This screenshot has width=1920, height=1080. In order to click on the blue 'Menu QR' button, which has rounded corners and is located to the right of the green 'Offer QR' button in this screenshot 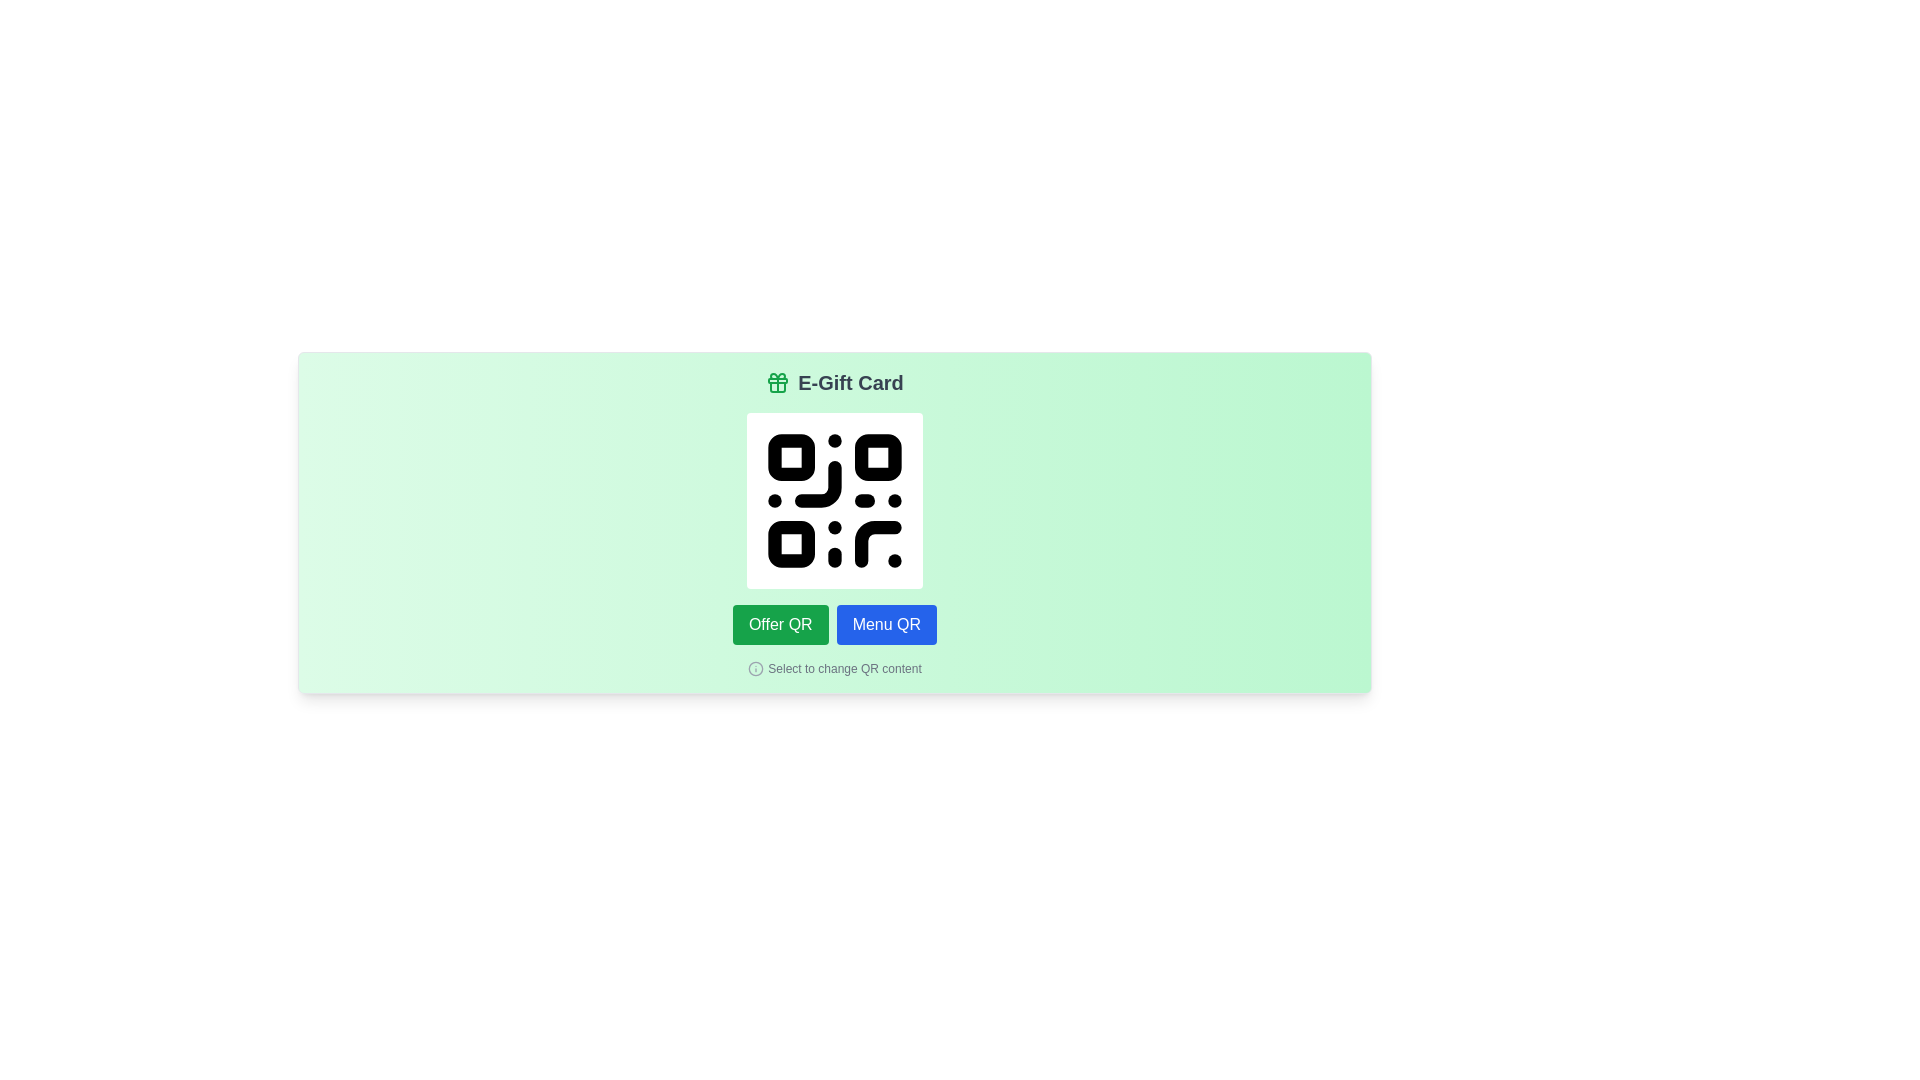, I will do `click(885, 623)`.